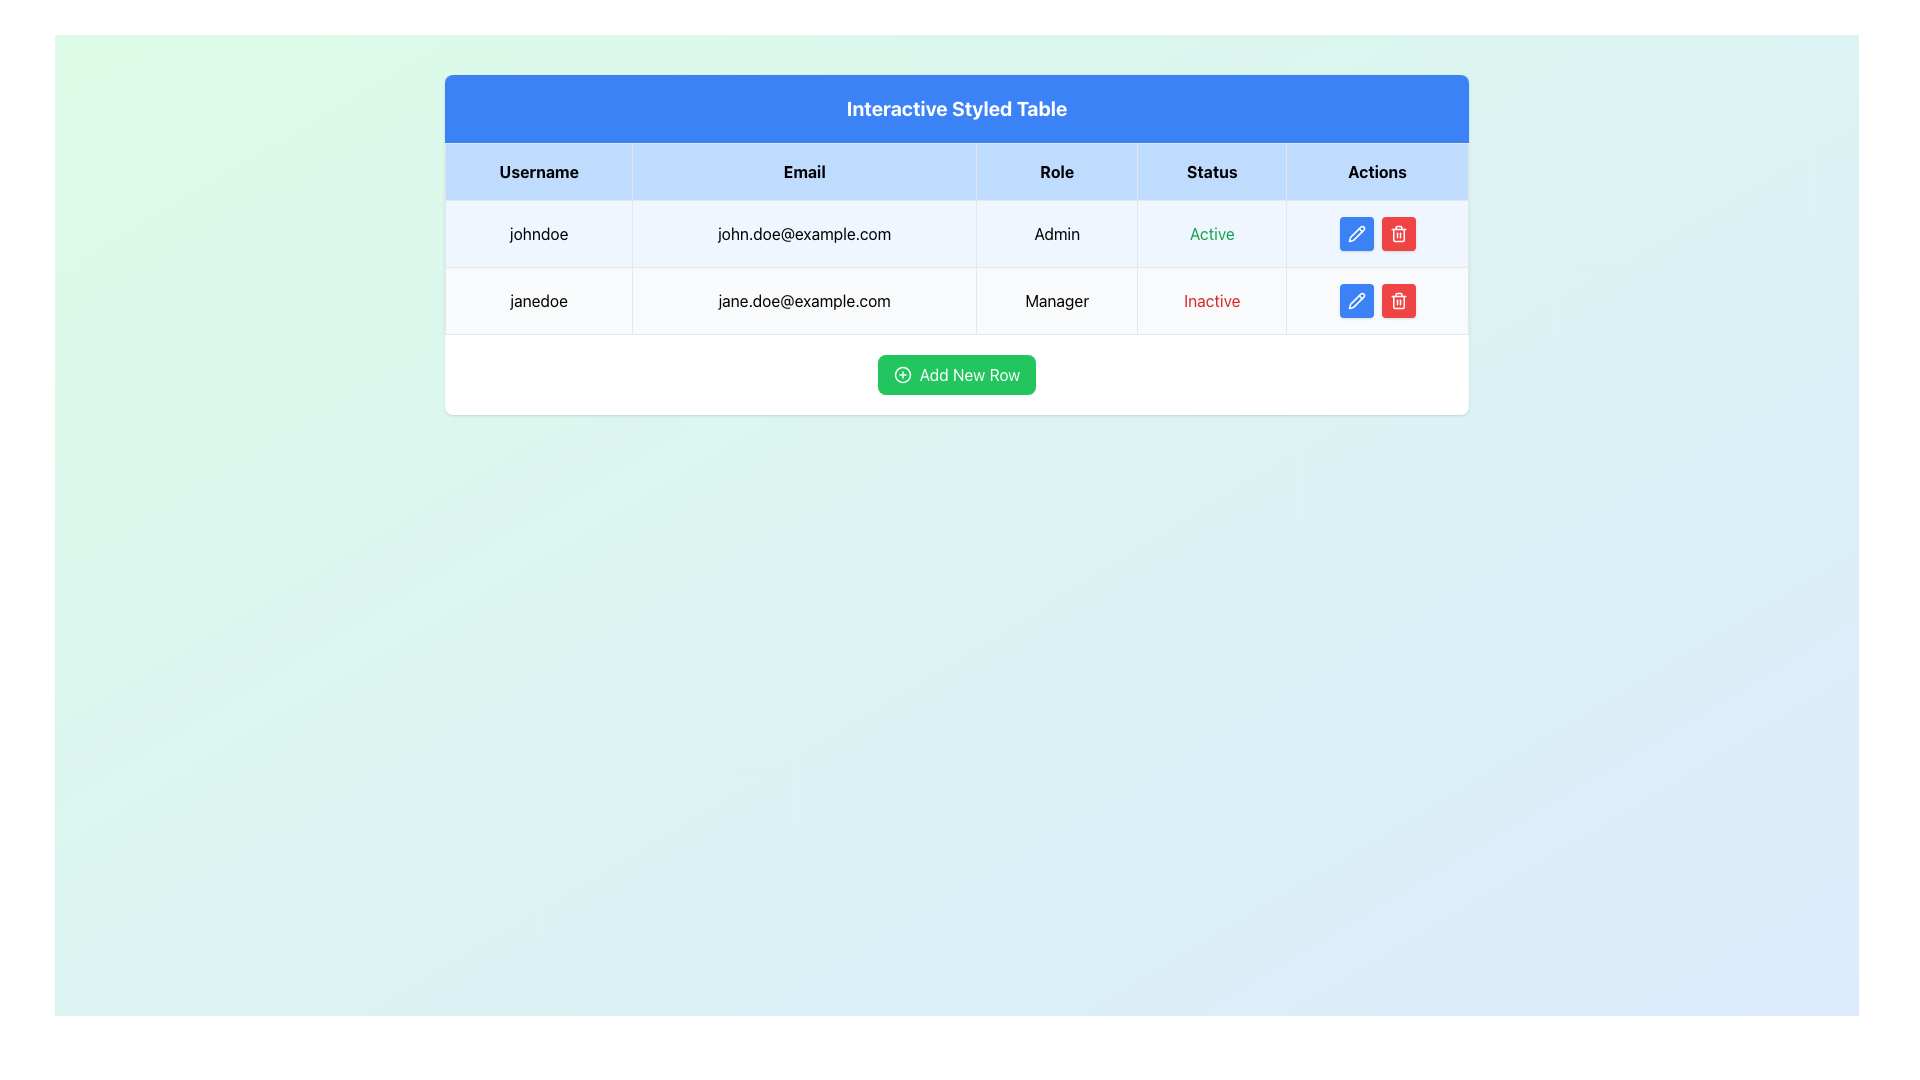 Image resolution: width=1920 pixels, height=1080 pixels. What do you see at coordinates (1211, 171) in the screenshot?
I see `the 'Status' text label, which is a bold, centered label with a light blue background located within the table header, fourth from the left` at bounding box center [1211, 171].